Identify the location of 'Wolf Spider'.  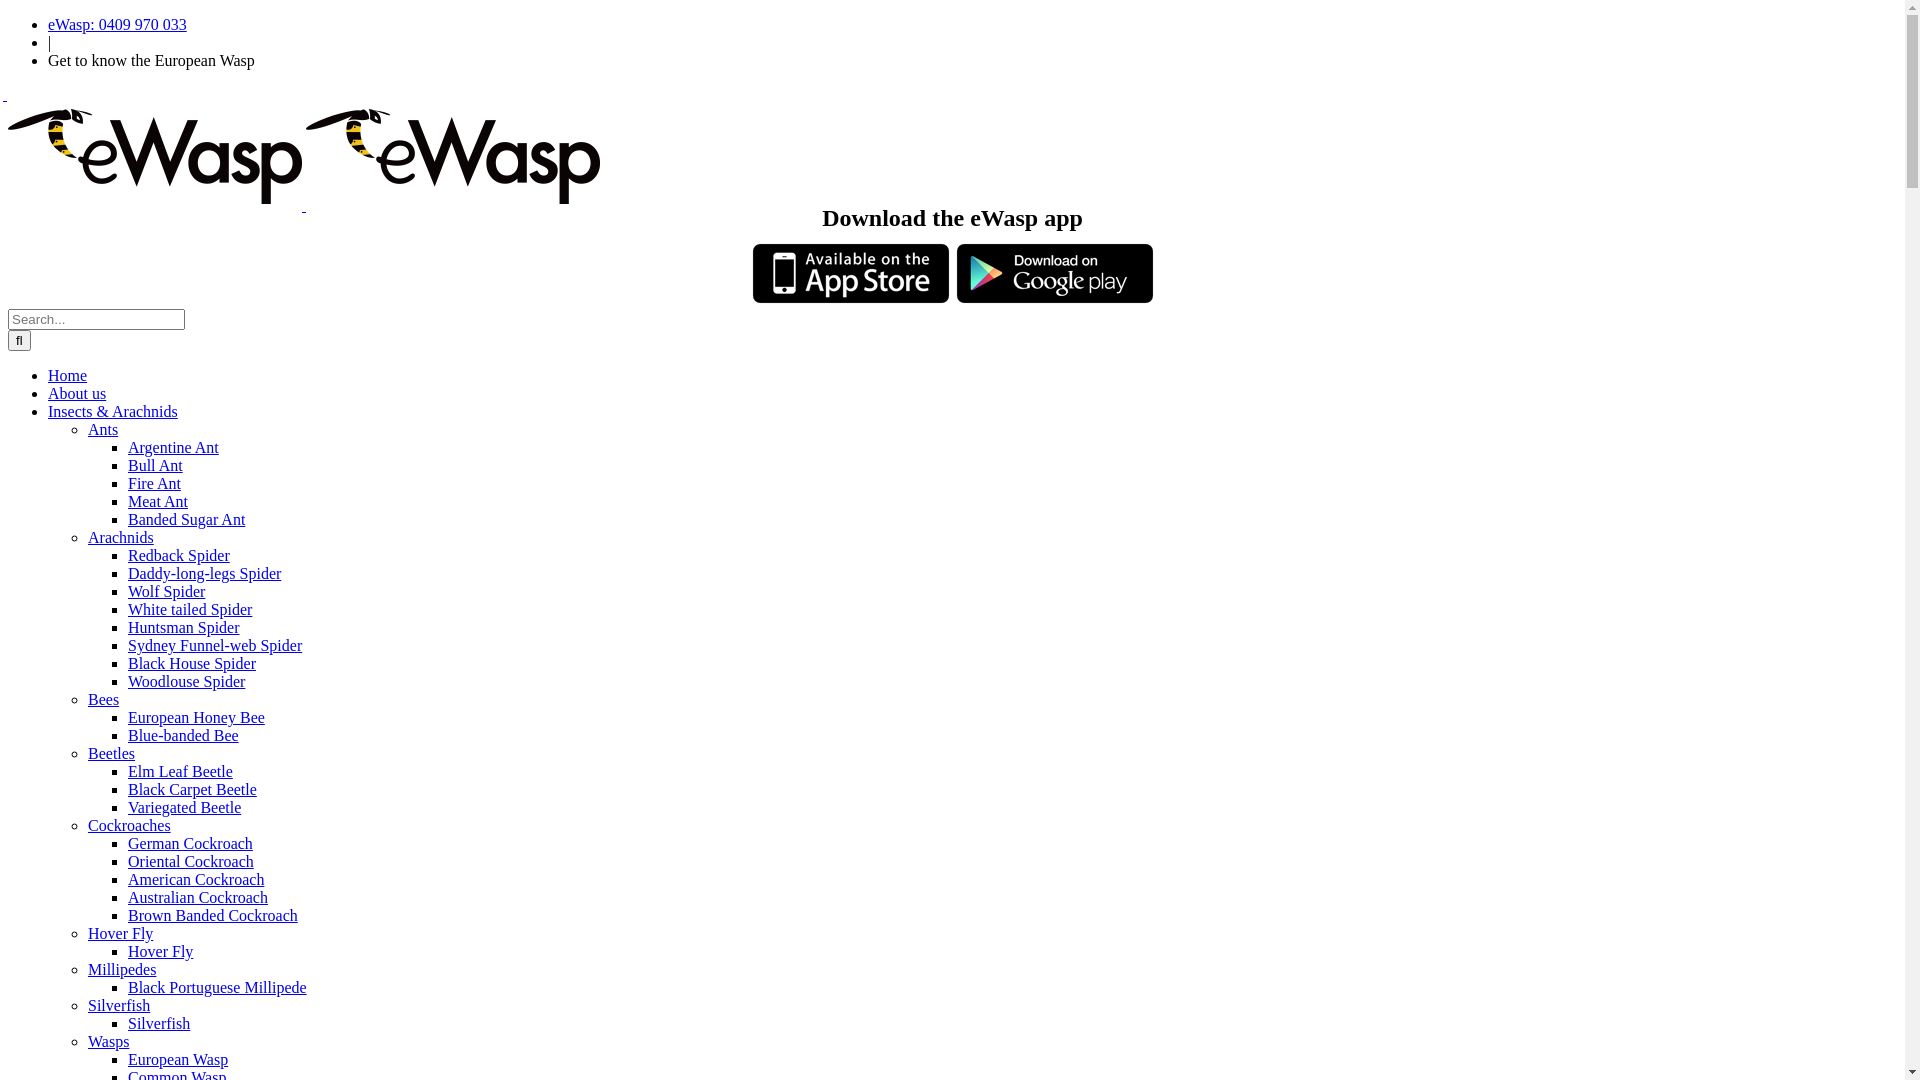
(127, 590).